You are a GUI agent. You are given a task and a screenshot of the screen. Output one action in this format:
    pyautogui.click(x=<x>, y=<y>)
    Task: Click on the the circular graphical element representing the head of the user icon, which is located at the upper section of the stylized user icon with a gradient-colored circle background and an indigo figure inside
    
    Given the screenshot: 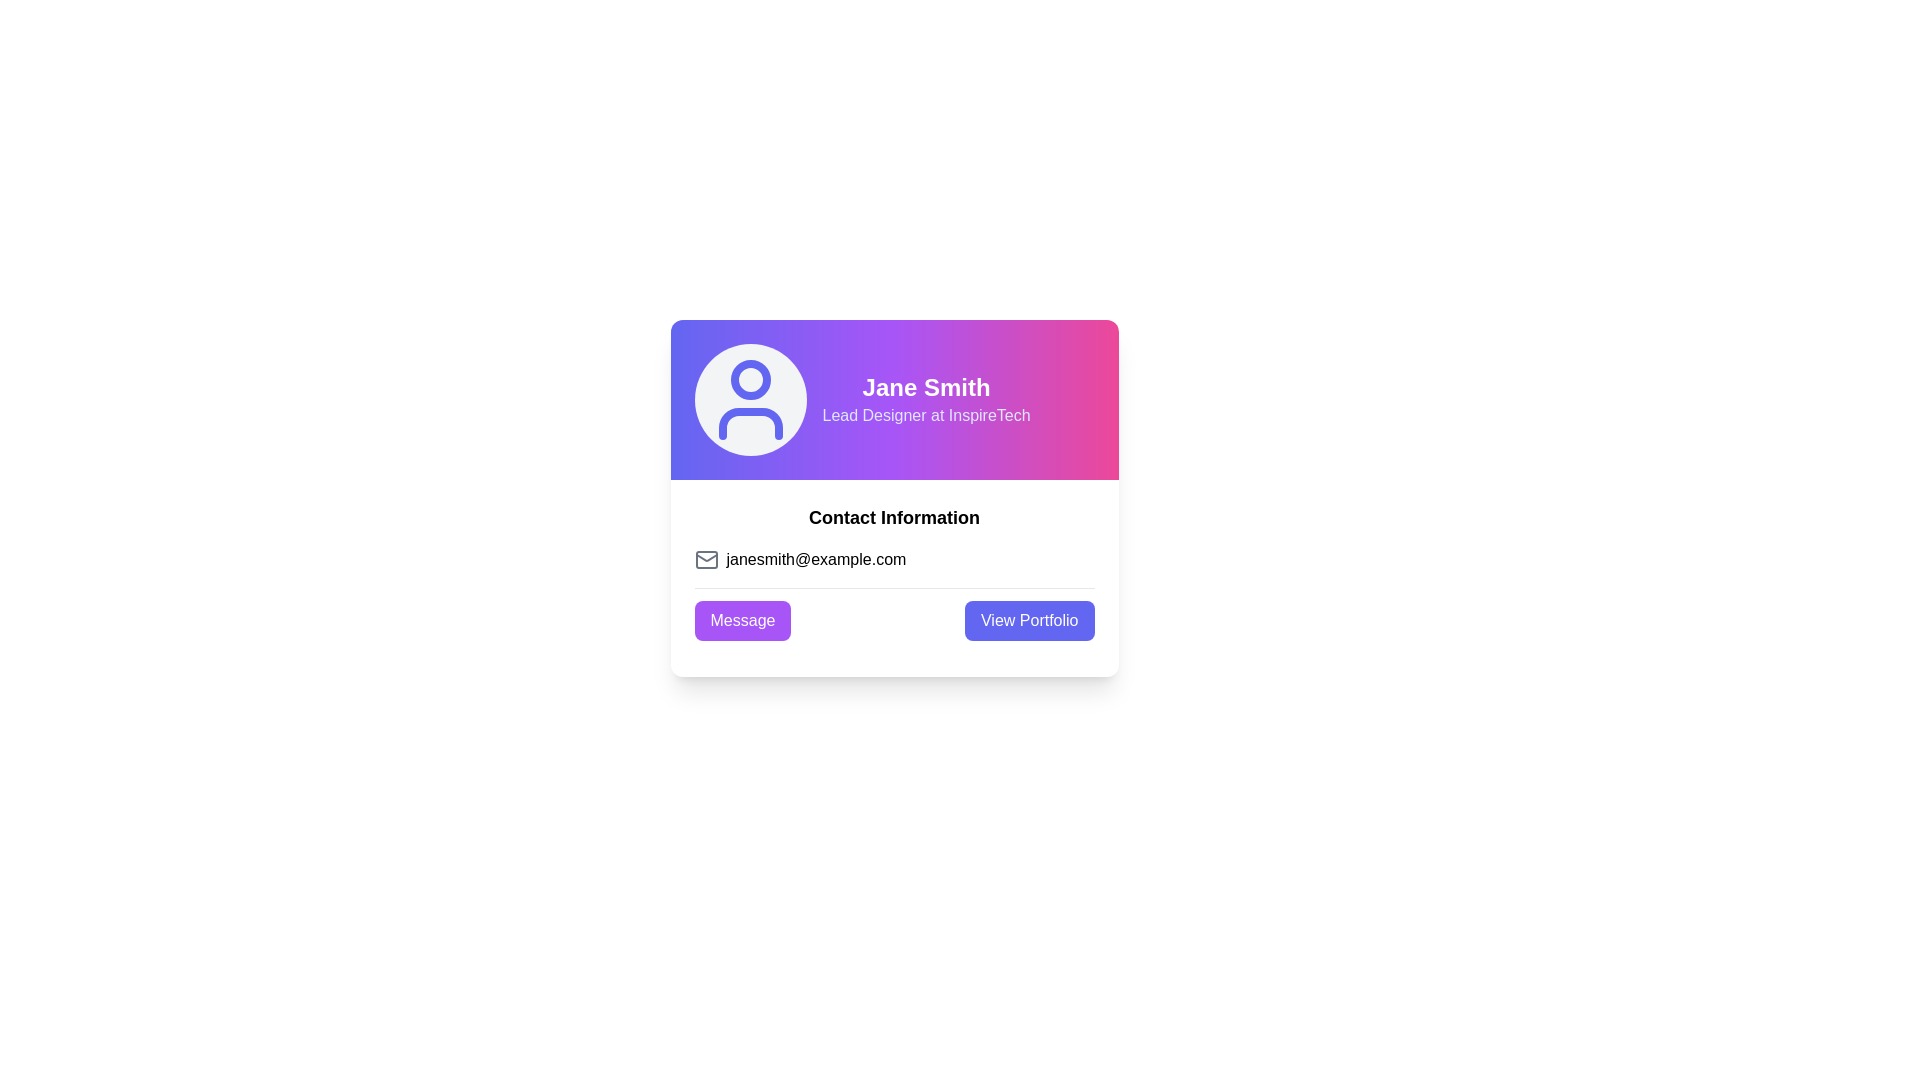 What is the action you would take?
    pyautogui.click(x=749, y=380)
    